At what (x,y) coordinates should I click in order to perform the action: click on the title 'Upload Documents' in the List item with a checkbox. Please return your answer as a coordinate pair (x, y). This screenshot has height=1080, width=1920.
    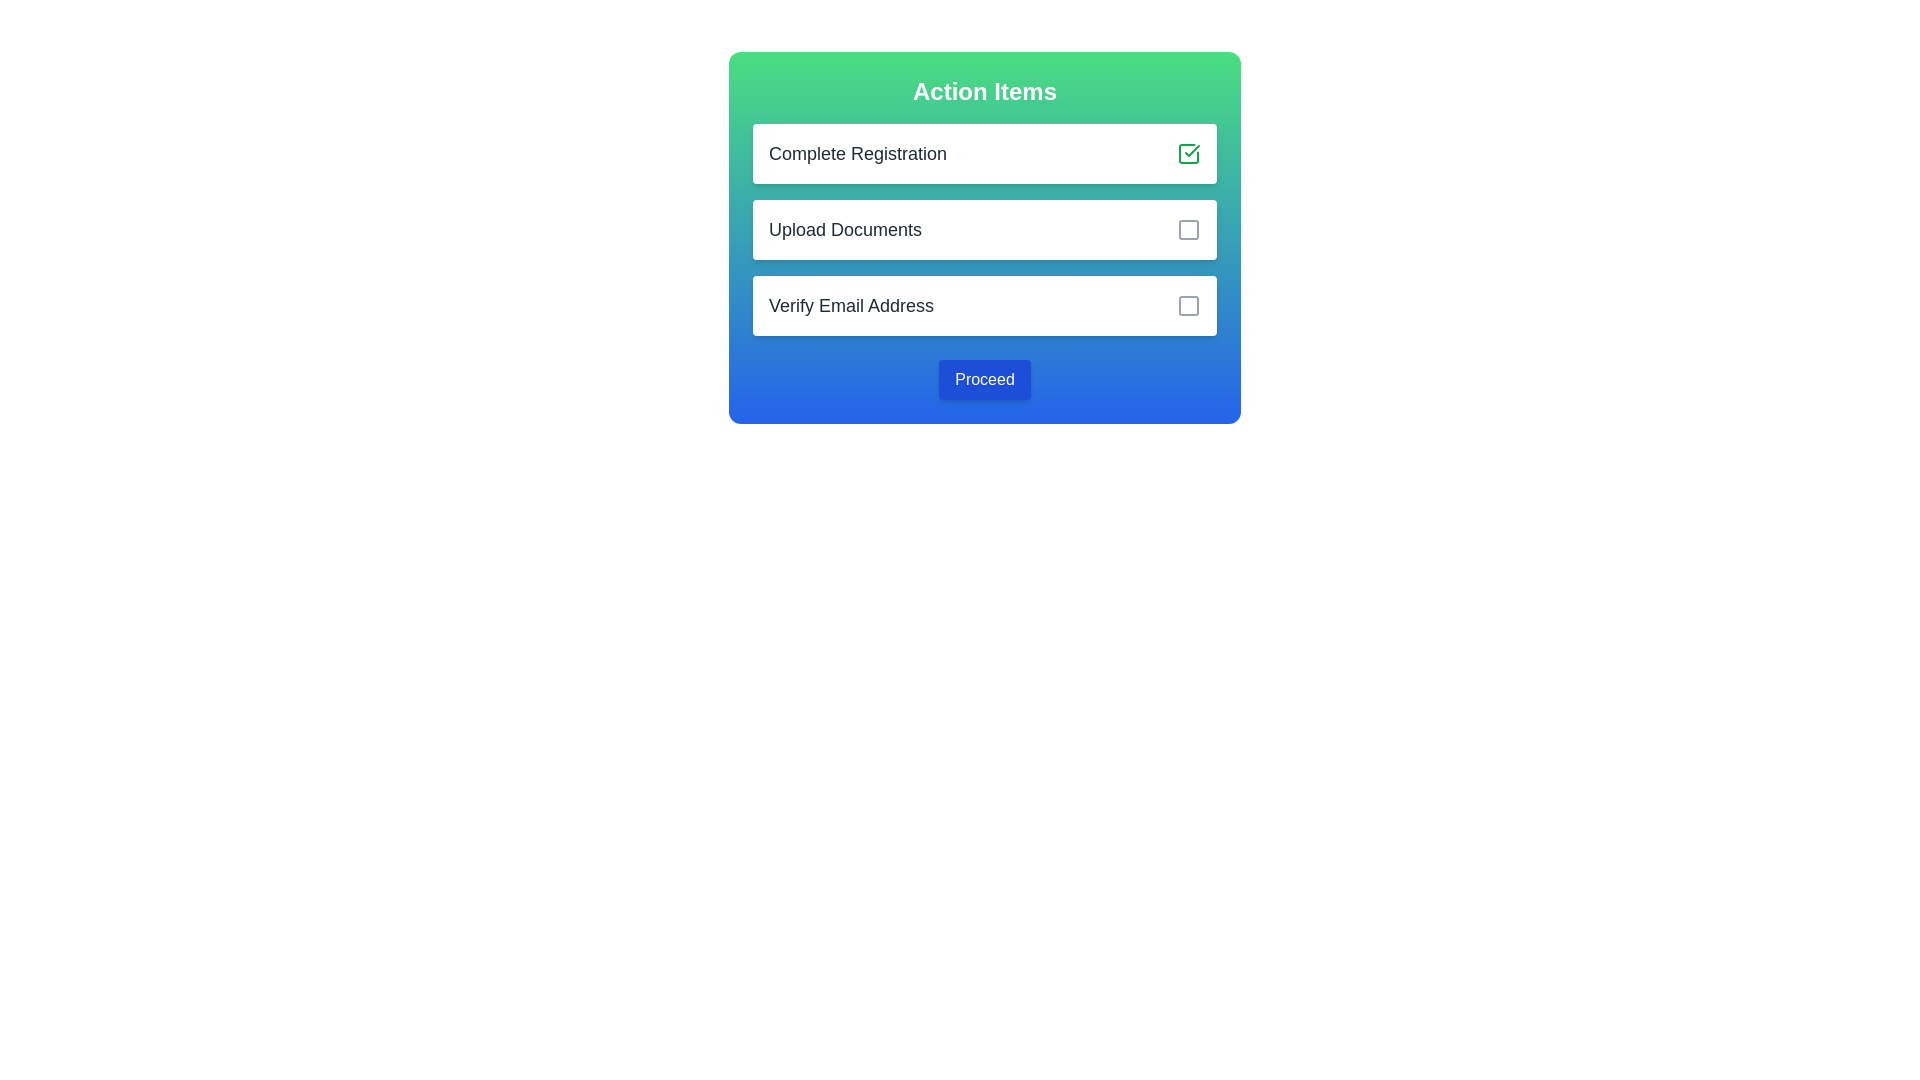
    Looking at the image, I should click on (984, 229).